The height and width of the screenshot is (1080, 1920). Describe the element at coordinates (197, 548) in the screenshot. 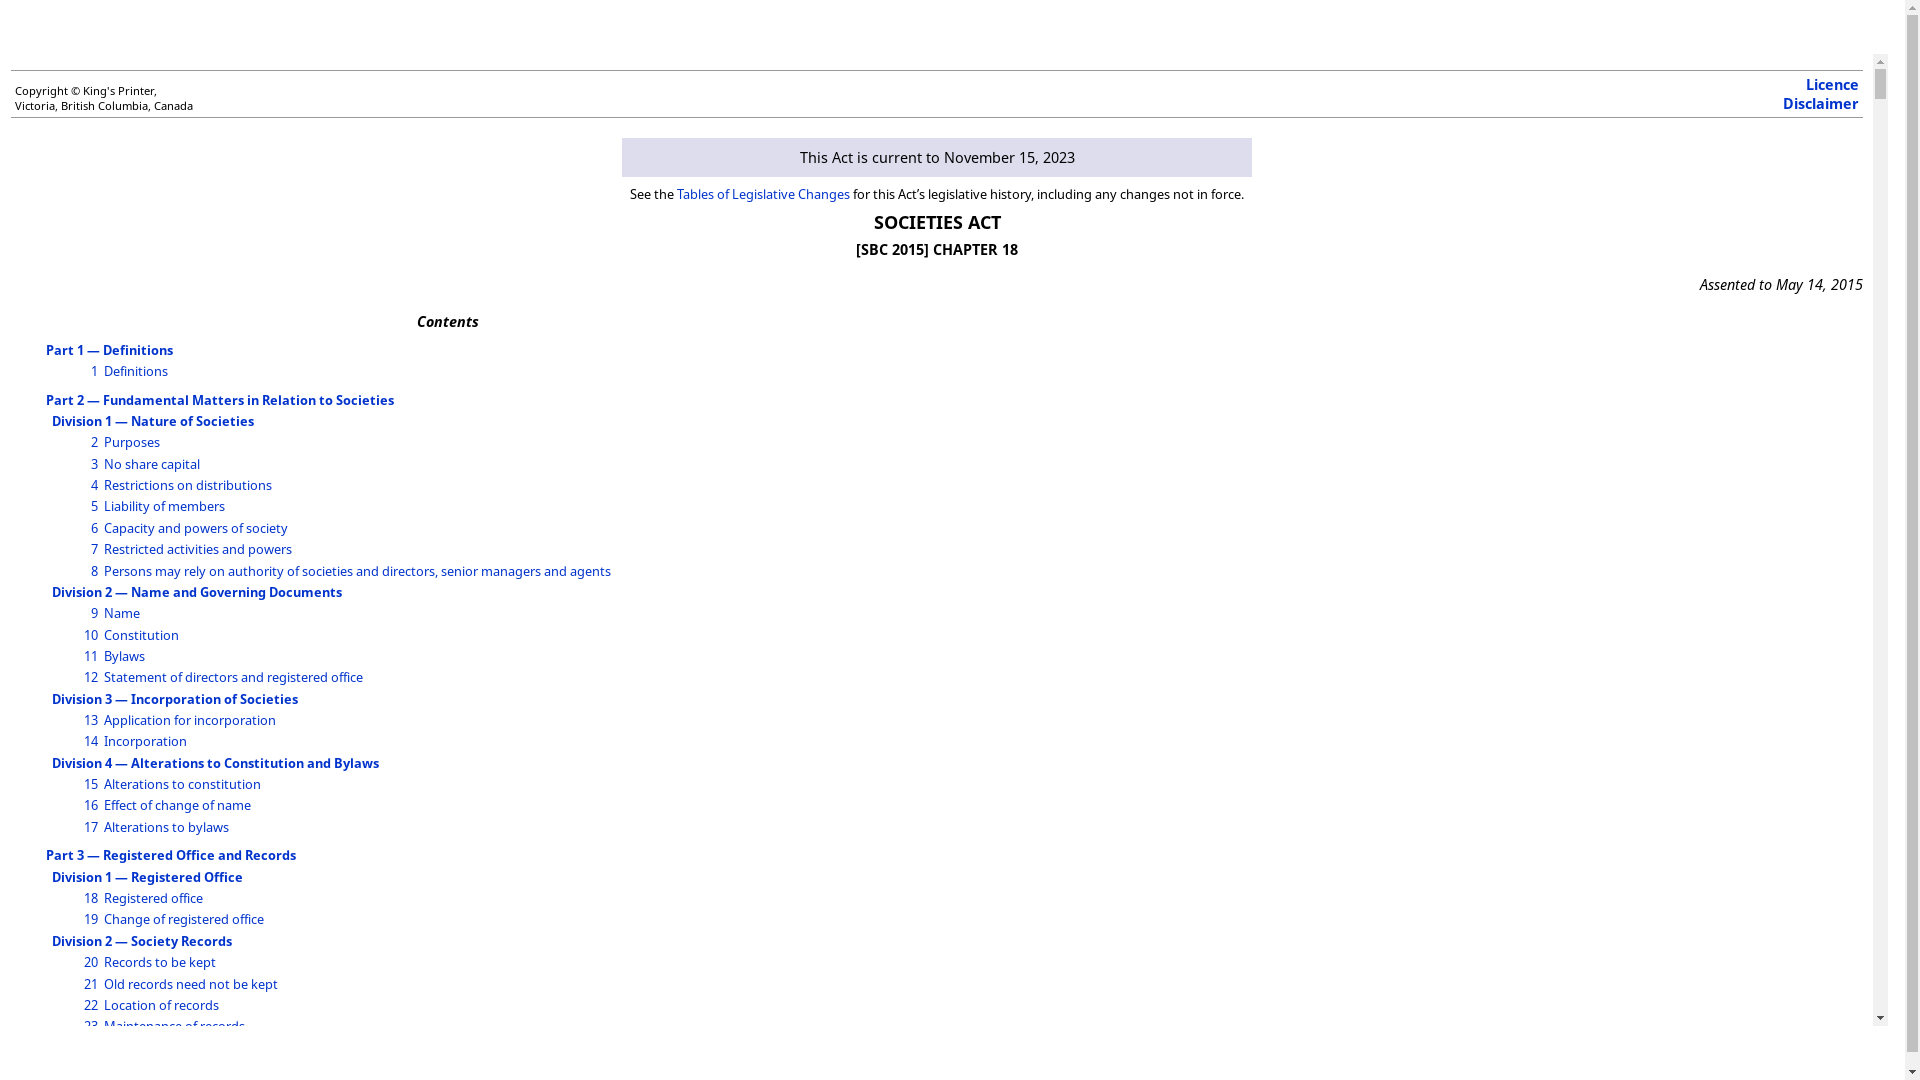

I see `'Restricted activities and powers'` at that location.